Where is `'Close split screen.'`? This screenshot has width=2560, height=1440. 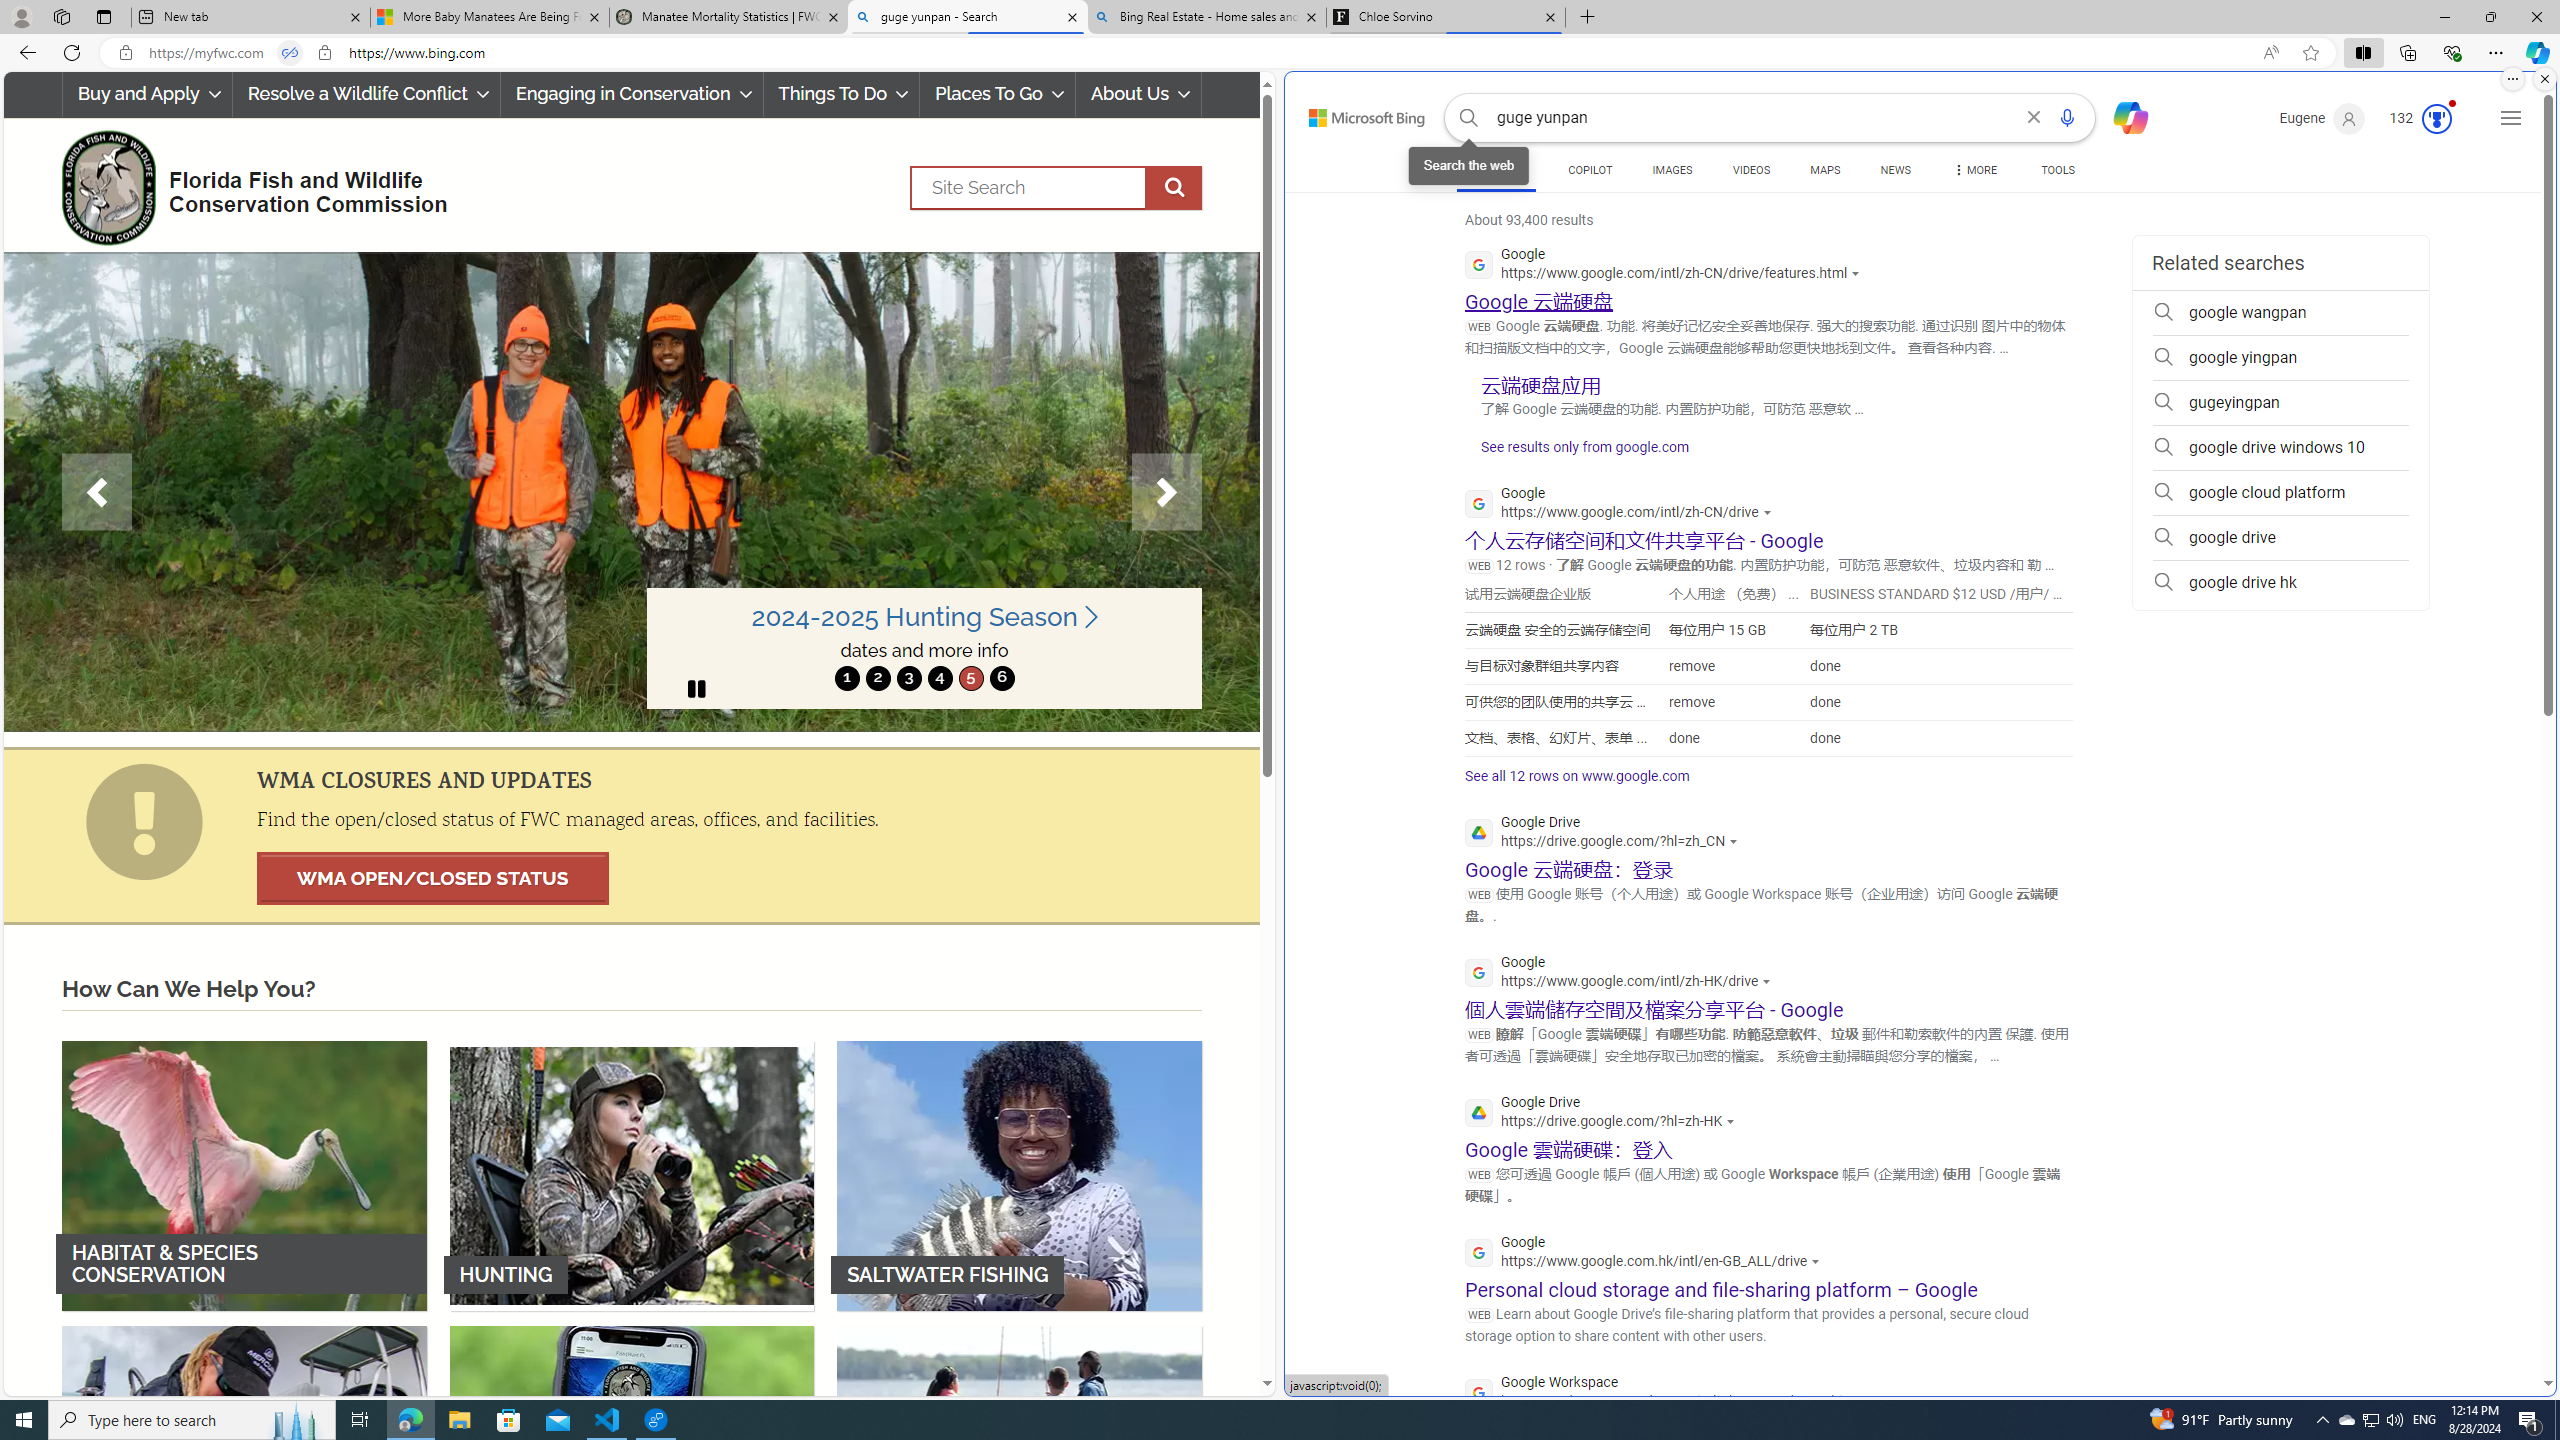
'Close split screen.' is located at coordinates (2543, 78).